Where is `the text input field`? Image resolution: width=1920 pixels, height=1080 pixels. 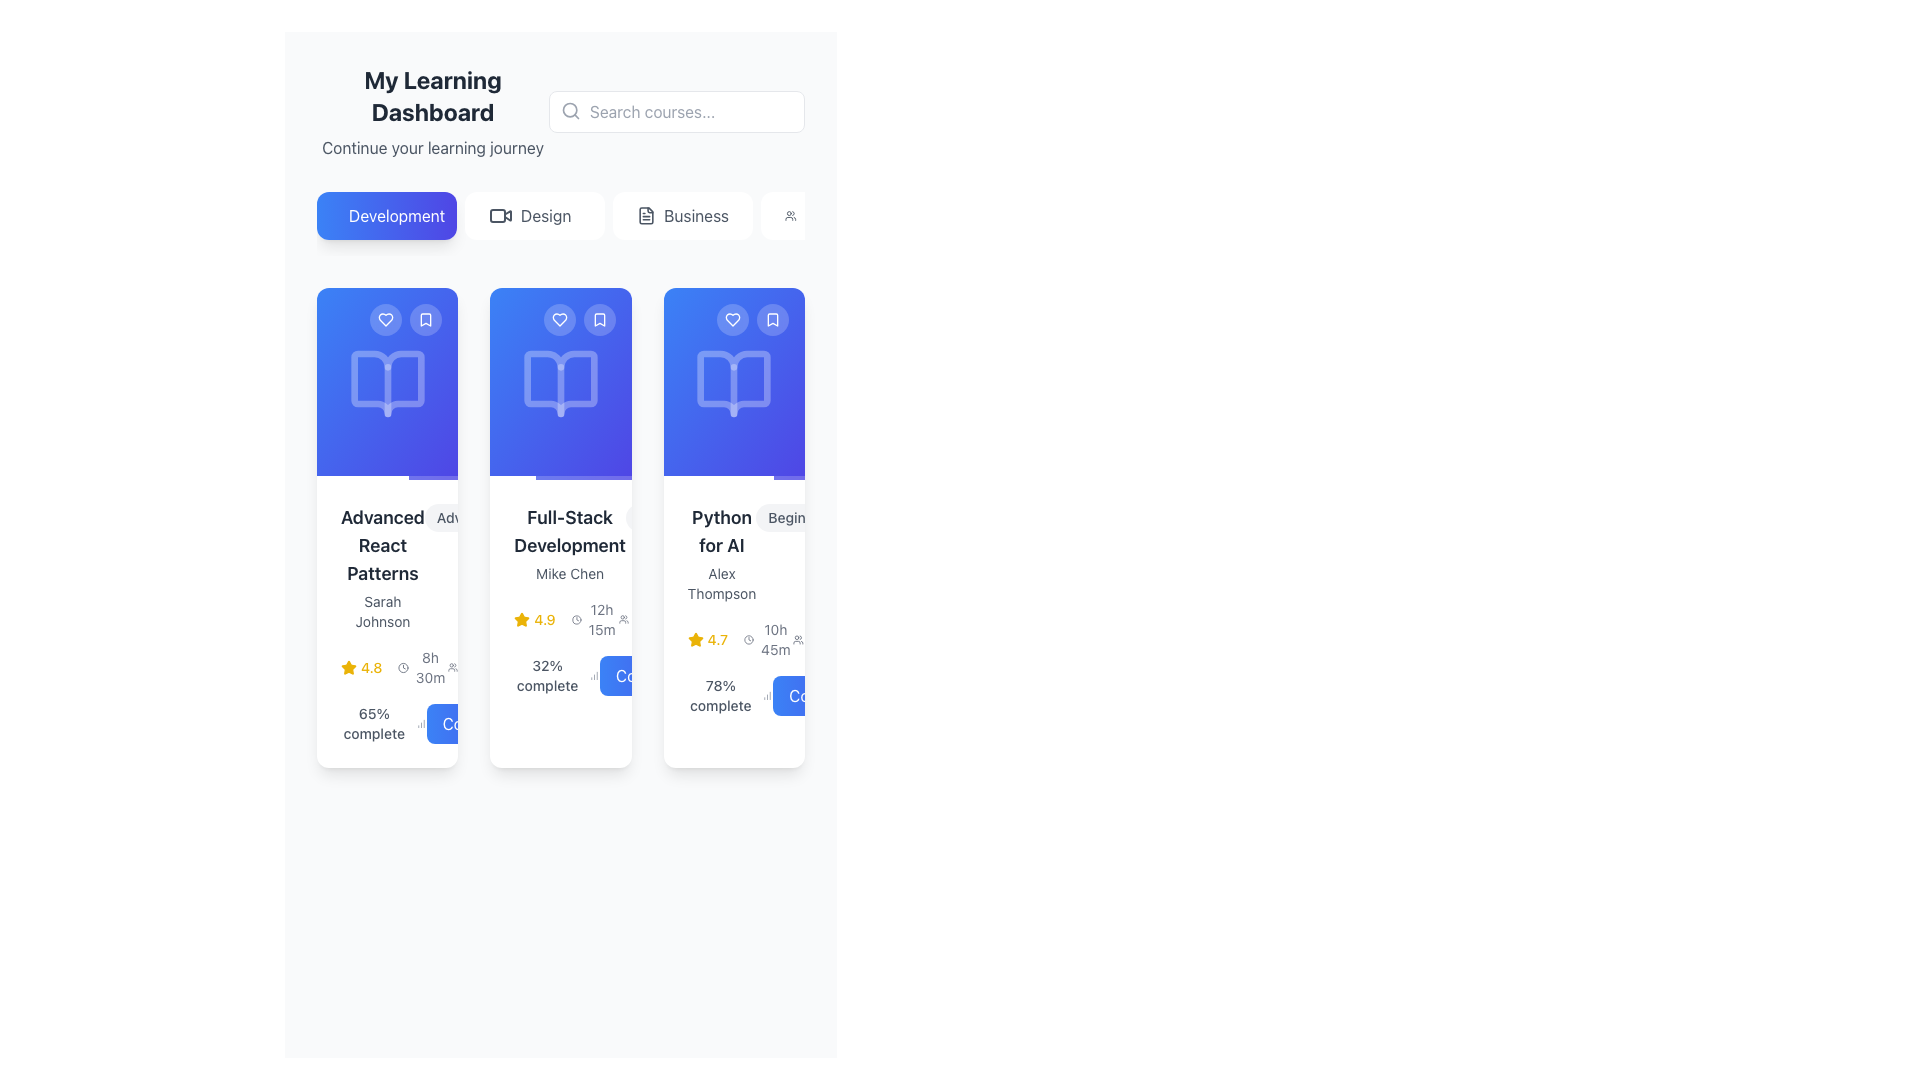
the text input field is located at coordinates (676, 111).